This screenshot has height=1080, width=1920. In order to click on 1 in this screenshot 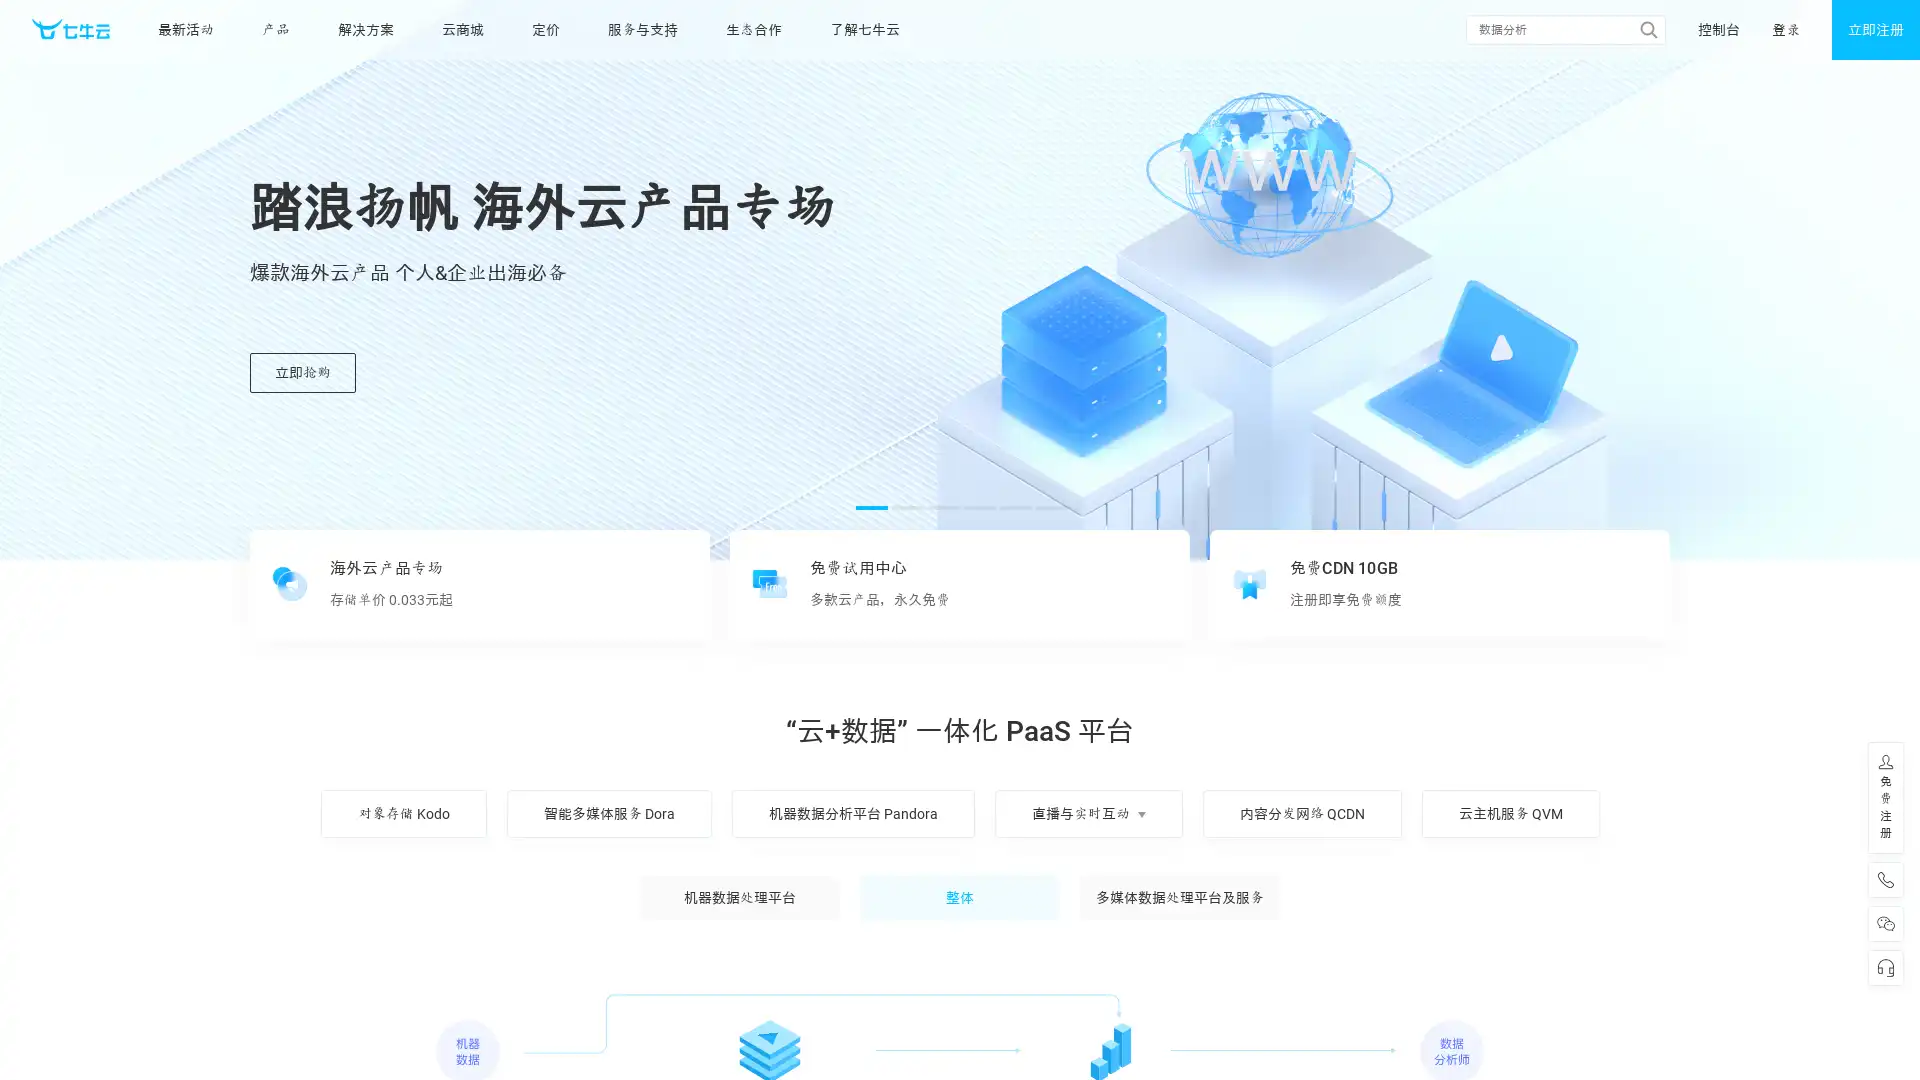, I will do `click(872, 507)`.